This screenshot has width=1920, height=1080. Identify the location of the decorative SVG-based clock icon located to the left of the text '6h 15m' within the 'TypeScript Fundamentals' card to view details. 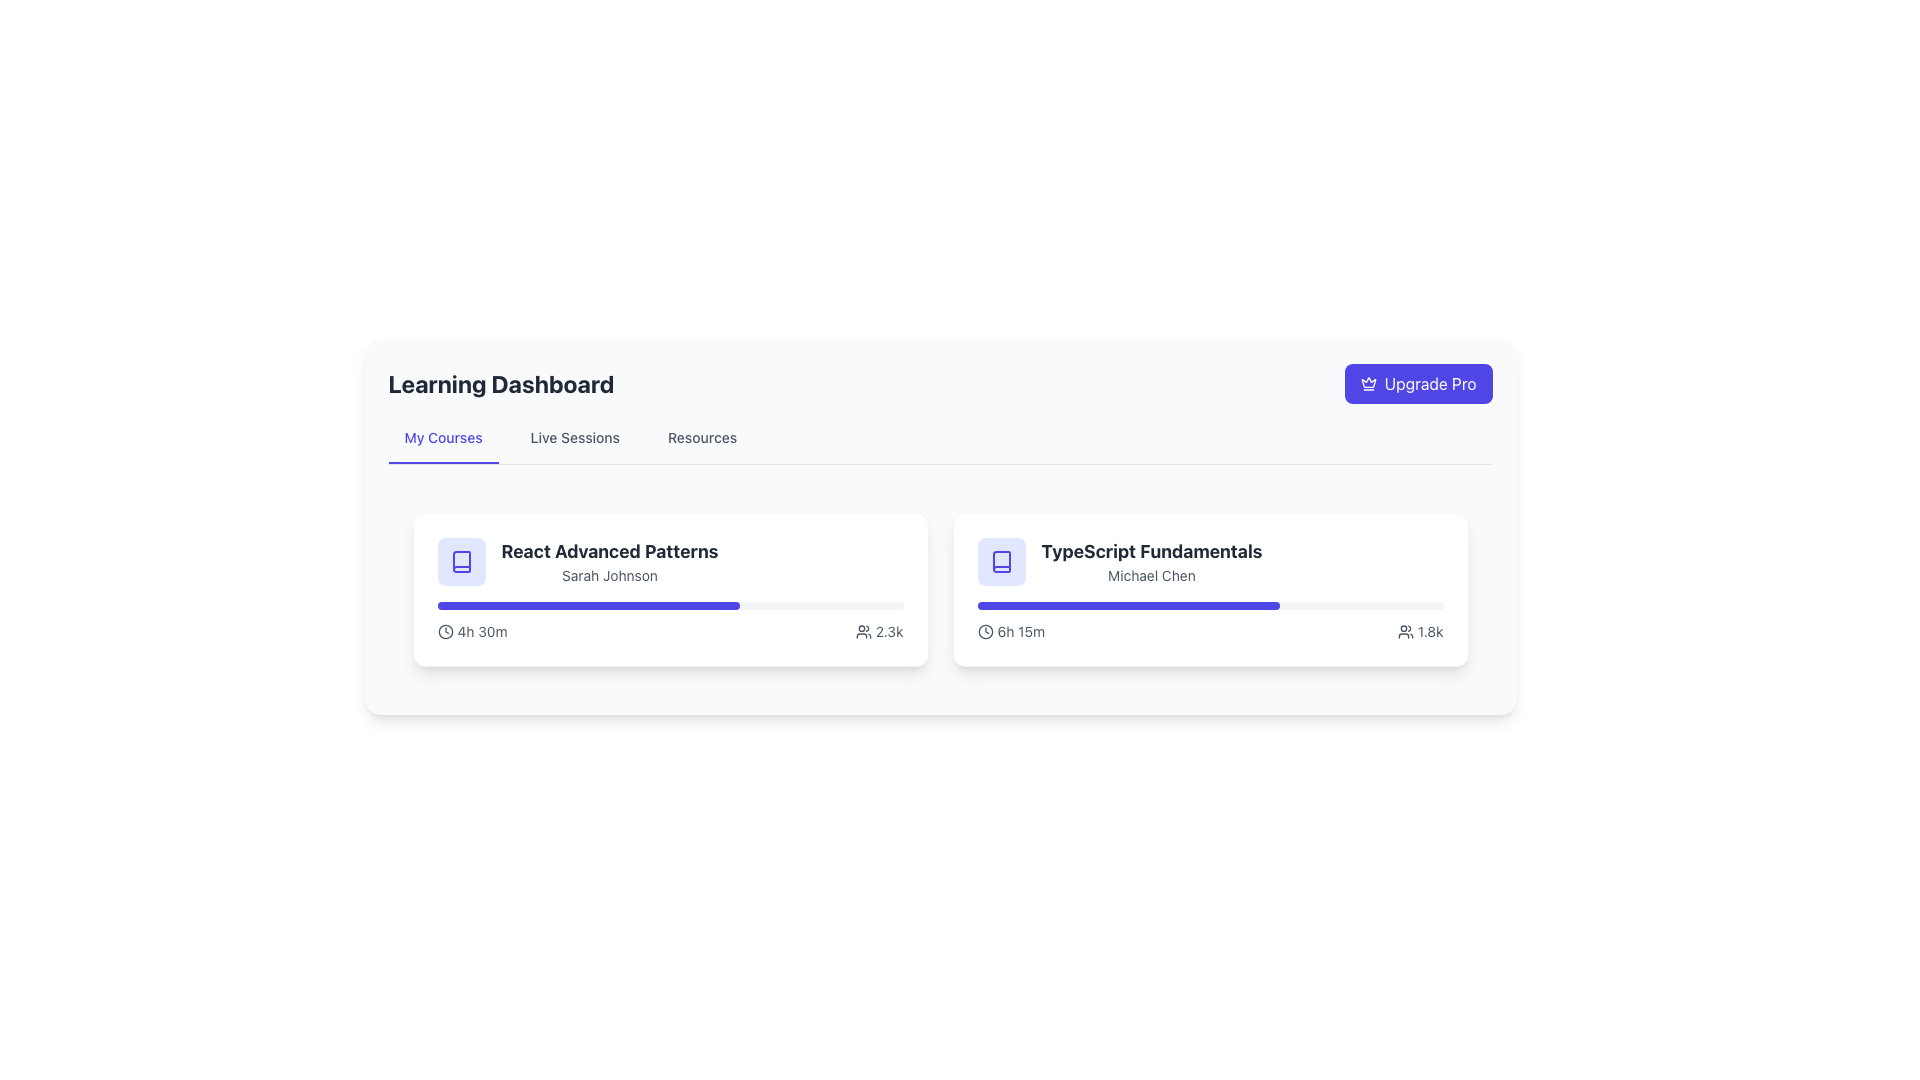
(985, 632).